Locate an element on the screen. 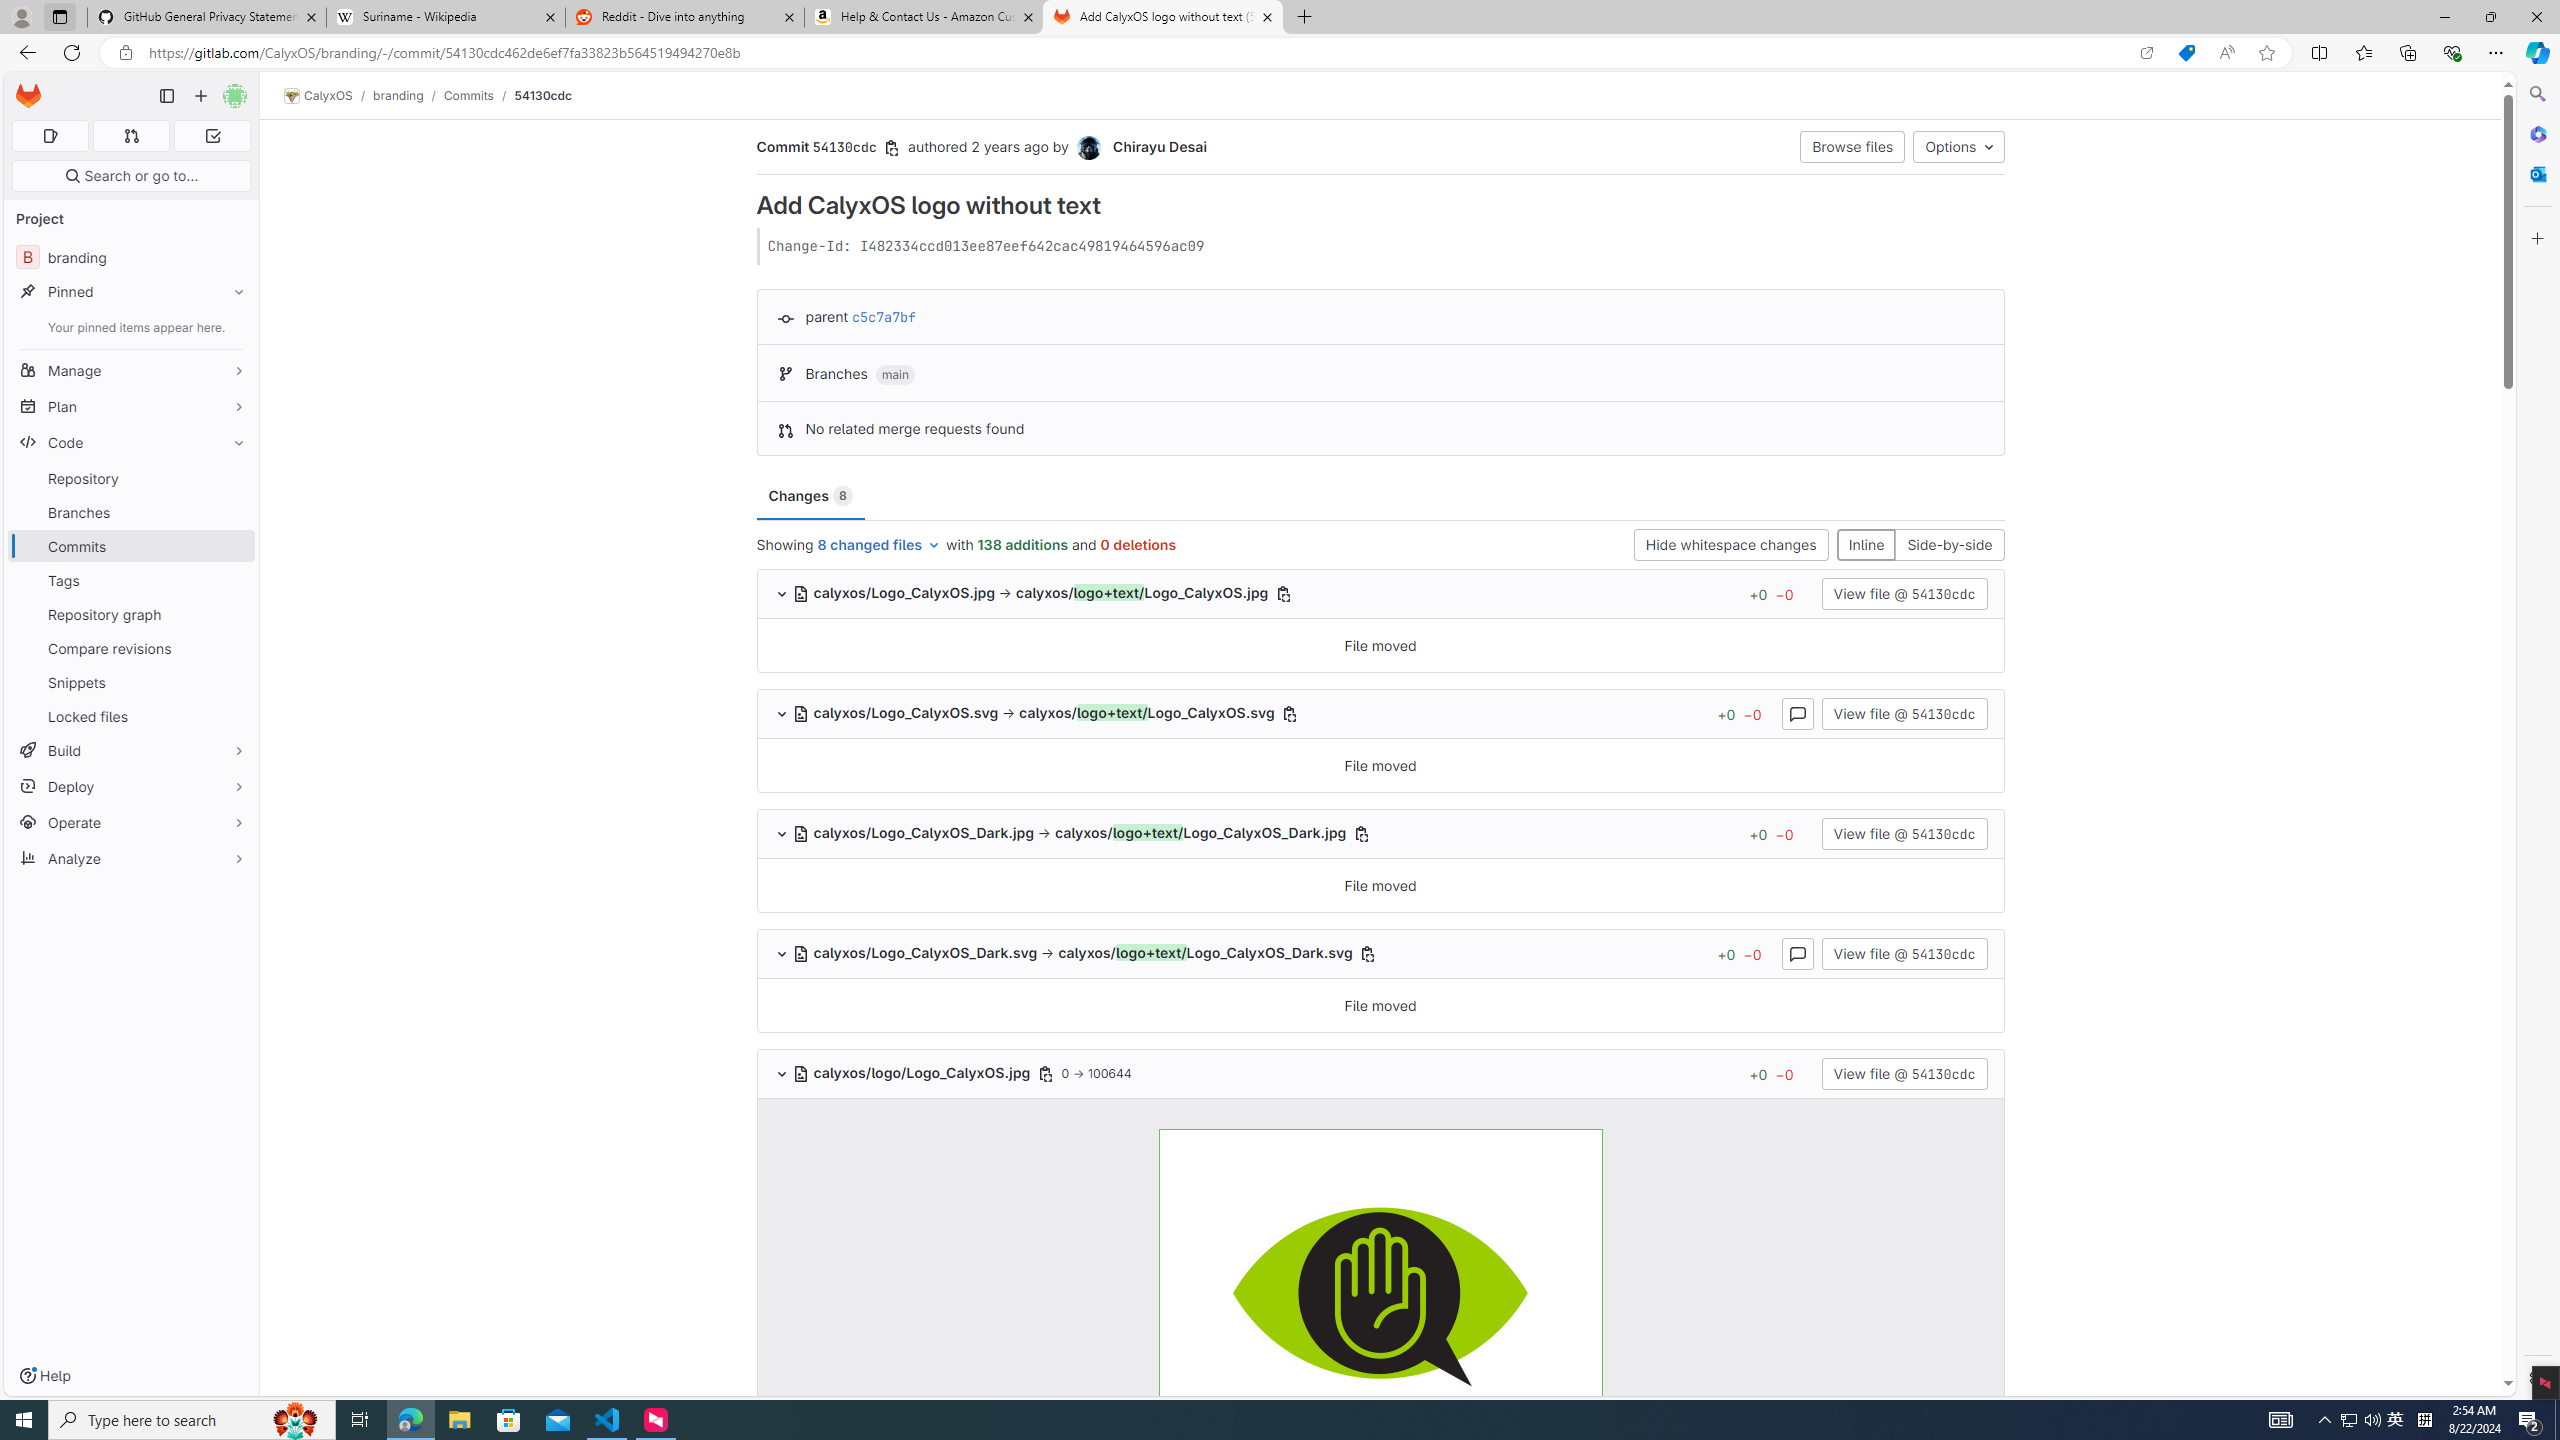 Image resolution: width=2560 pixels, height=1440 pixels. 'Bbranding' is located at coordinates (130, 256).